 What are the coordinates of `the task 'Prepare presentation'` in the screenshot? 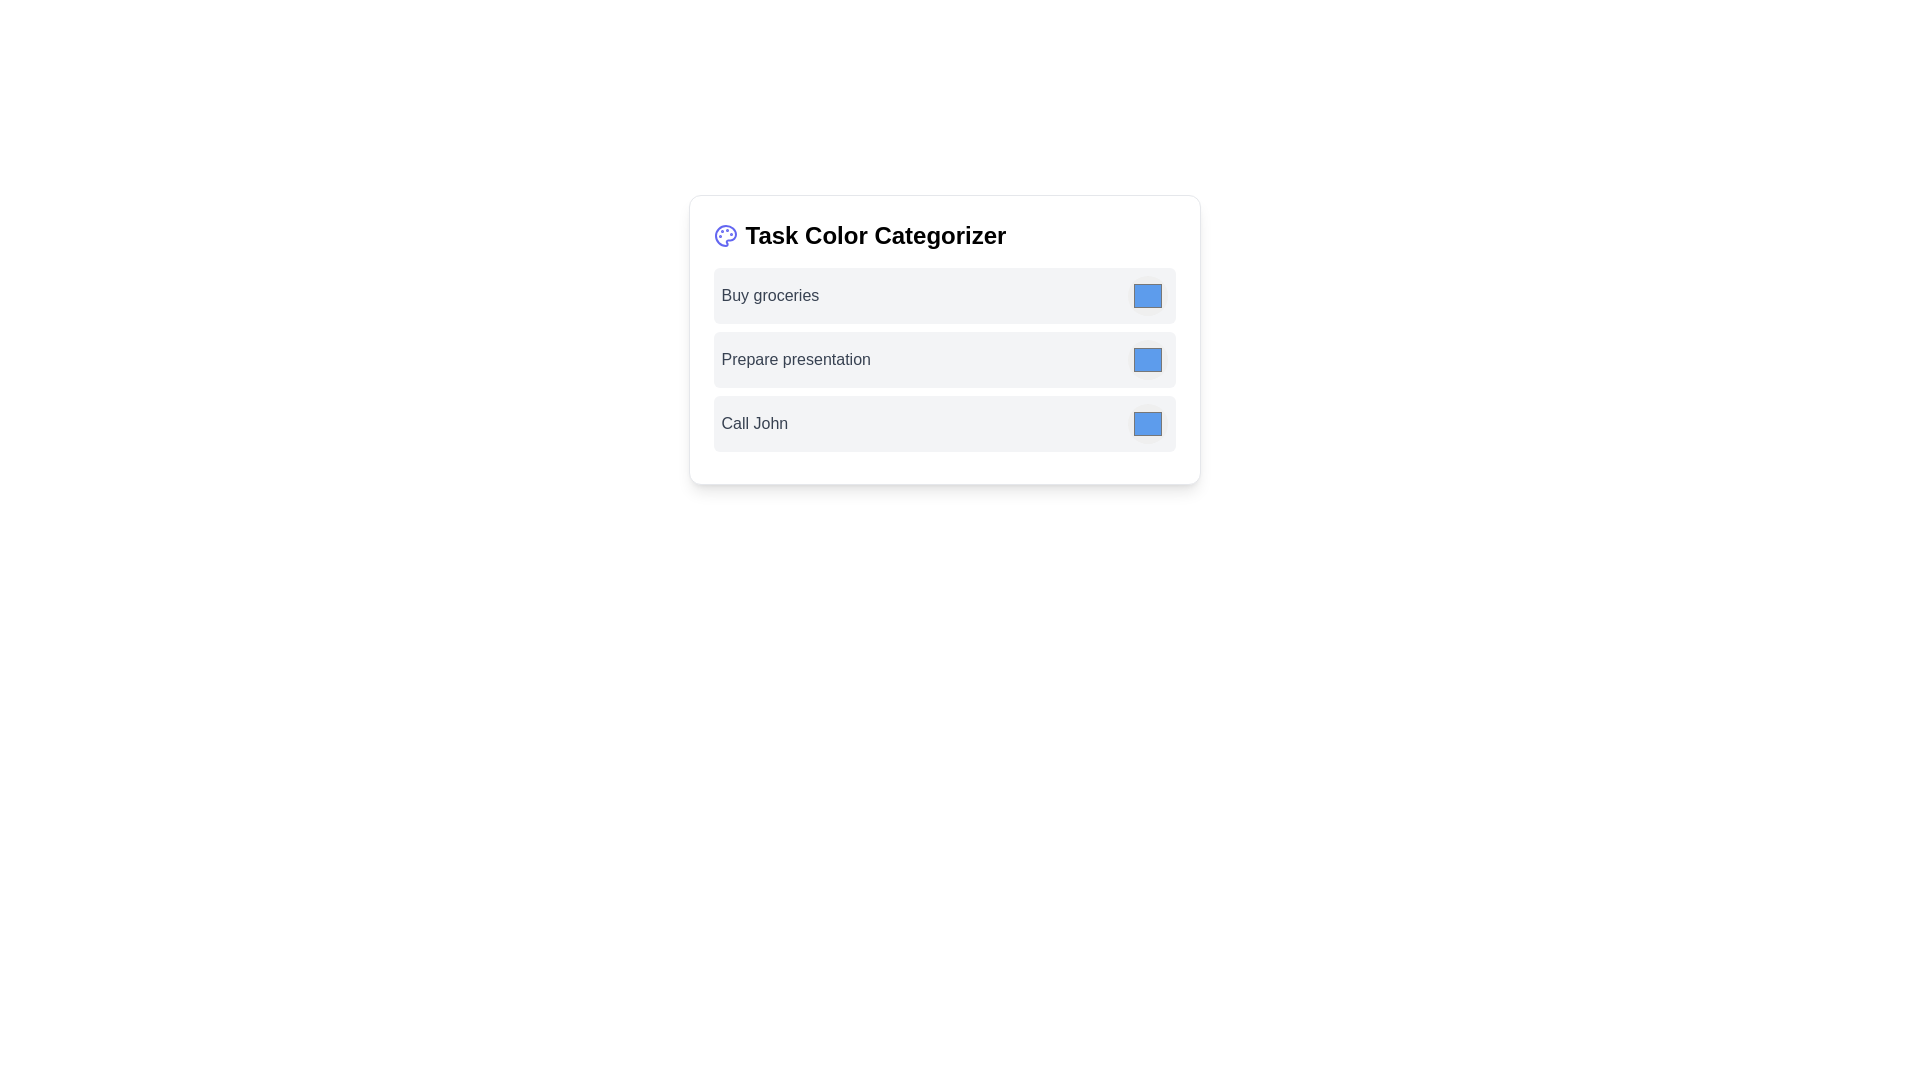 It's located at (943, 363).